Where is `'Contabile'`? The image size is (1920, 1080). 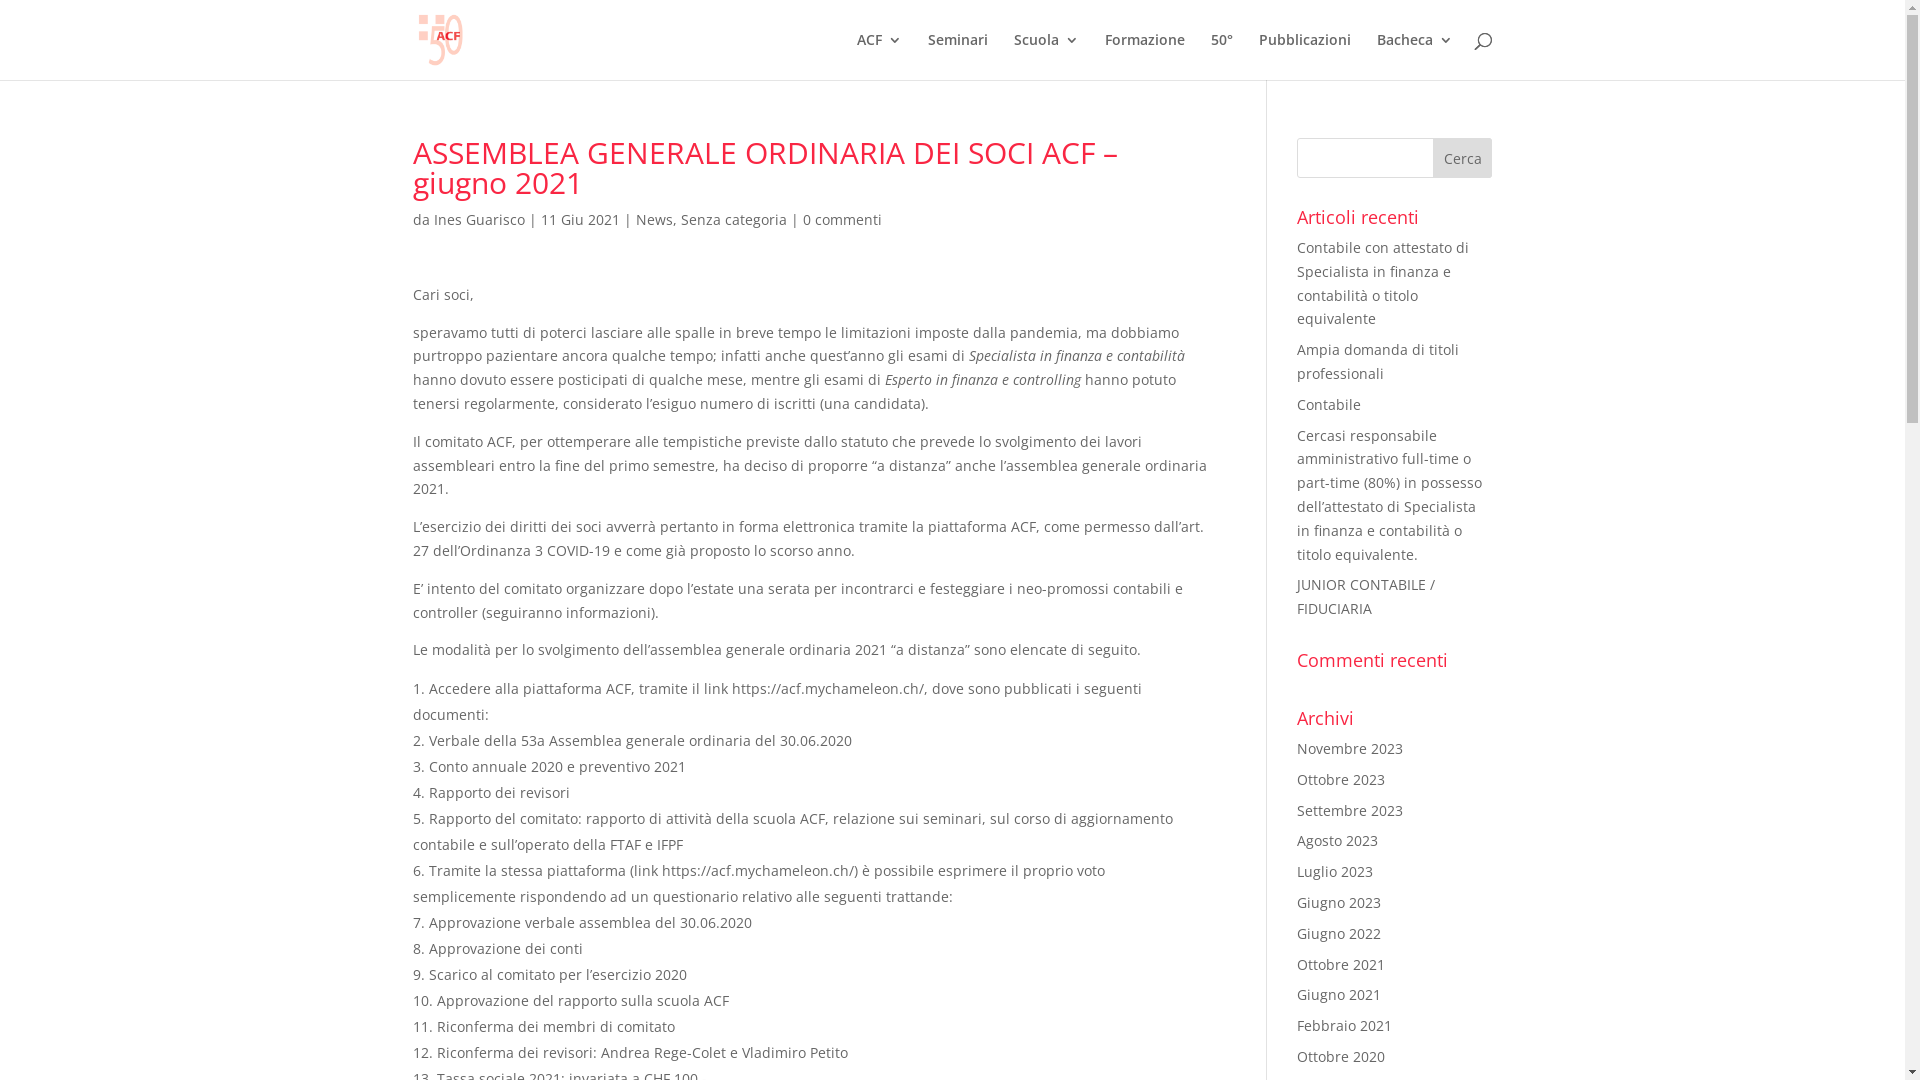
'Contabile' is located at coordinates (1329, 404).